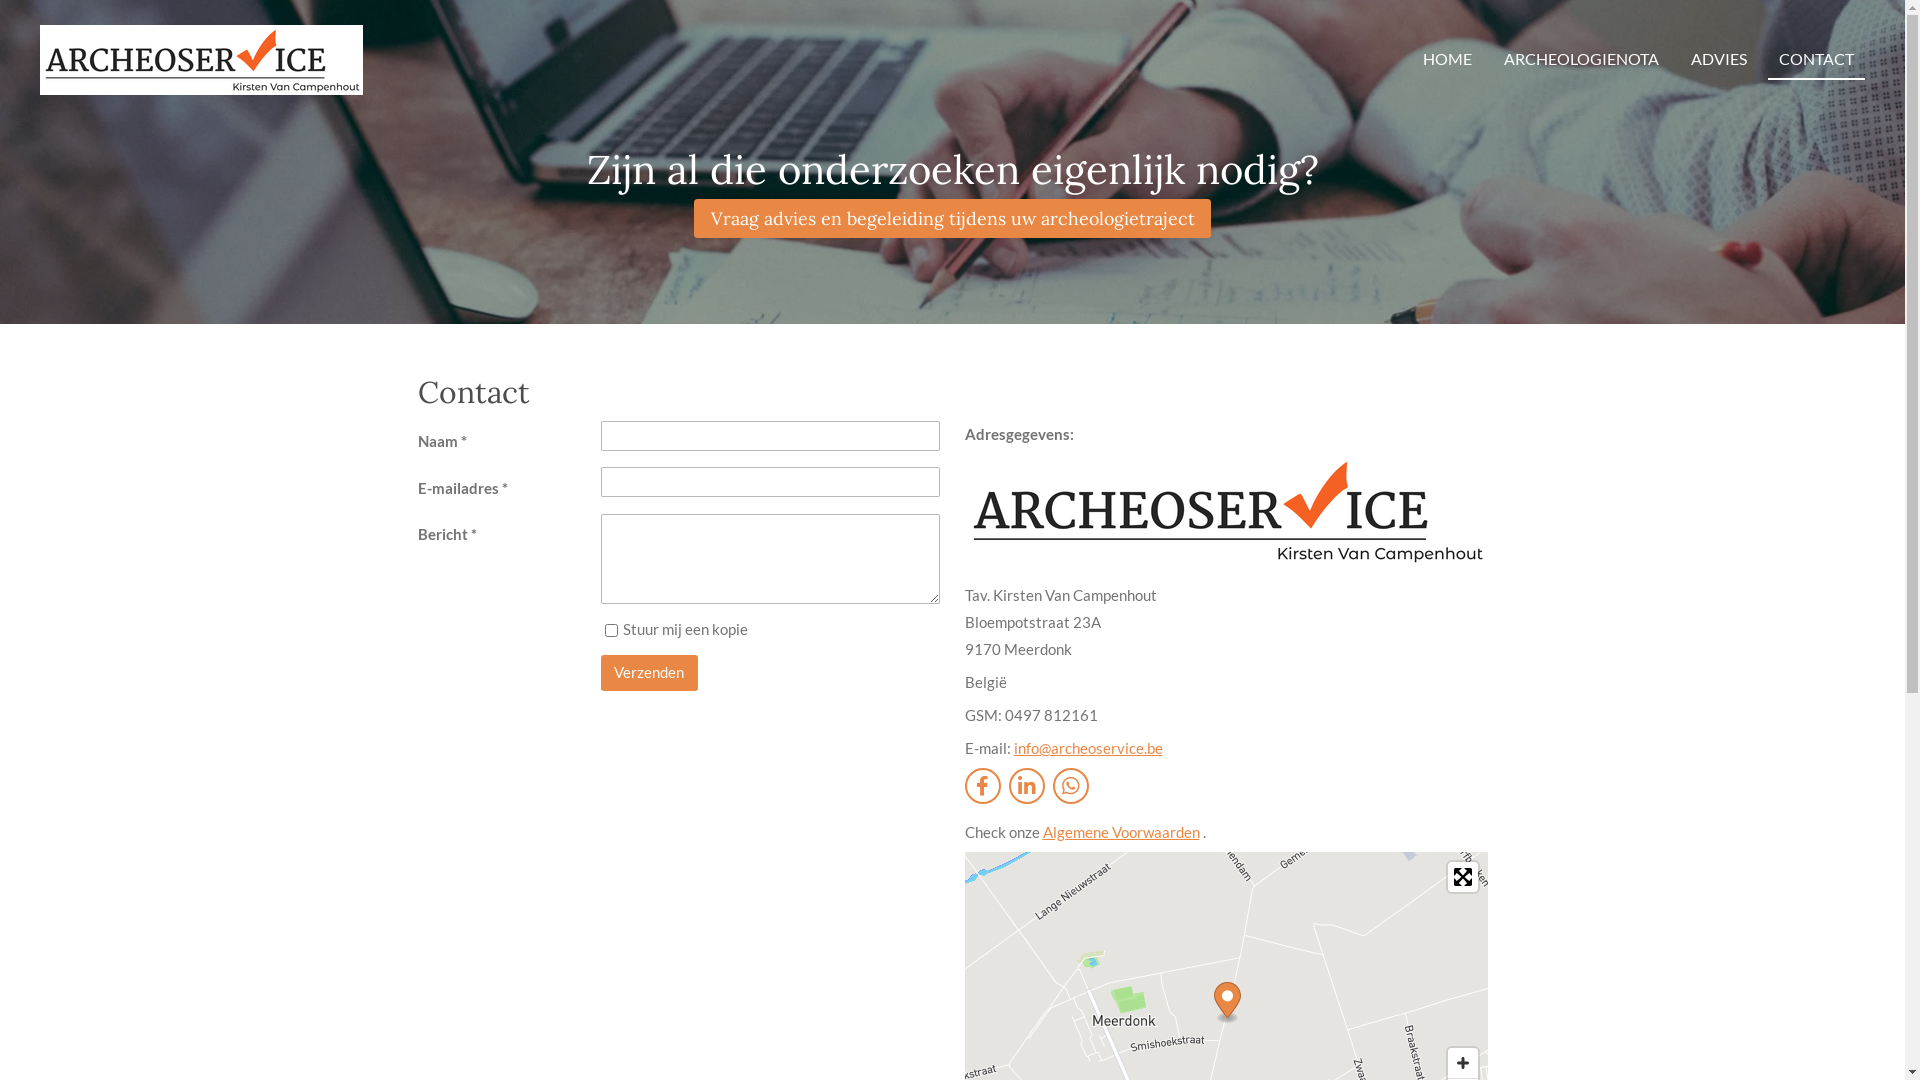 The width and height of the screenshot is (1920, 1080). Describe the element at coordinates (1580, 59) in the screenshot. I see `'ARCHEOLOGIENOTA'` at that location.